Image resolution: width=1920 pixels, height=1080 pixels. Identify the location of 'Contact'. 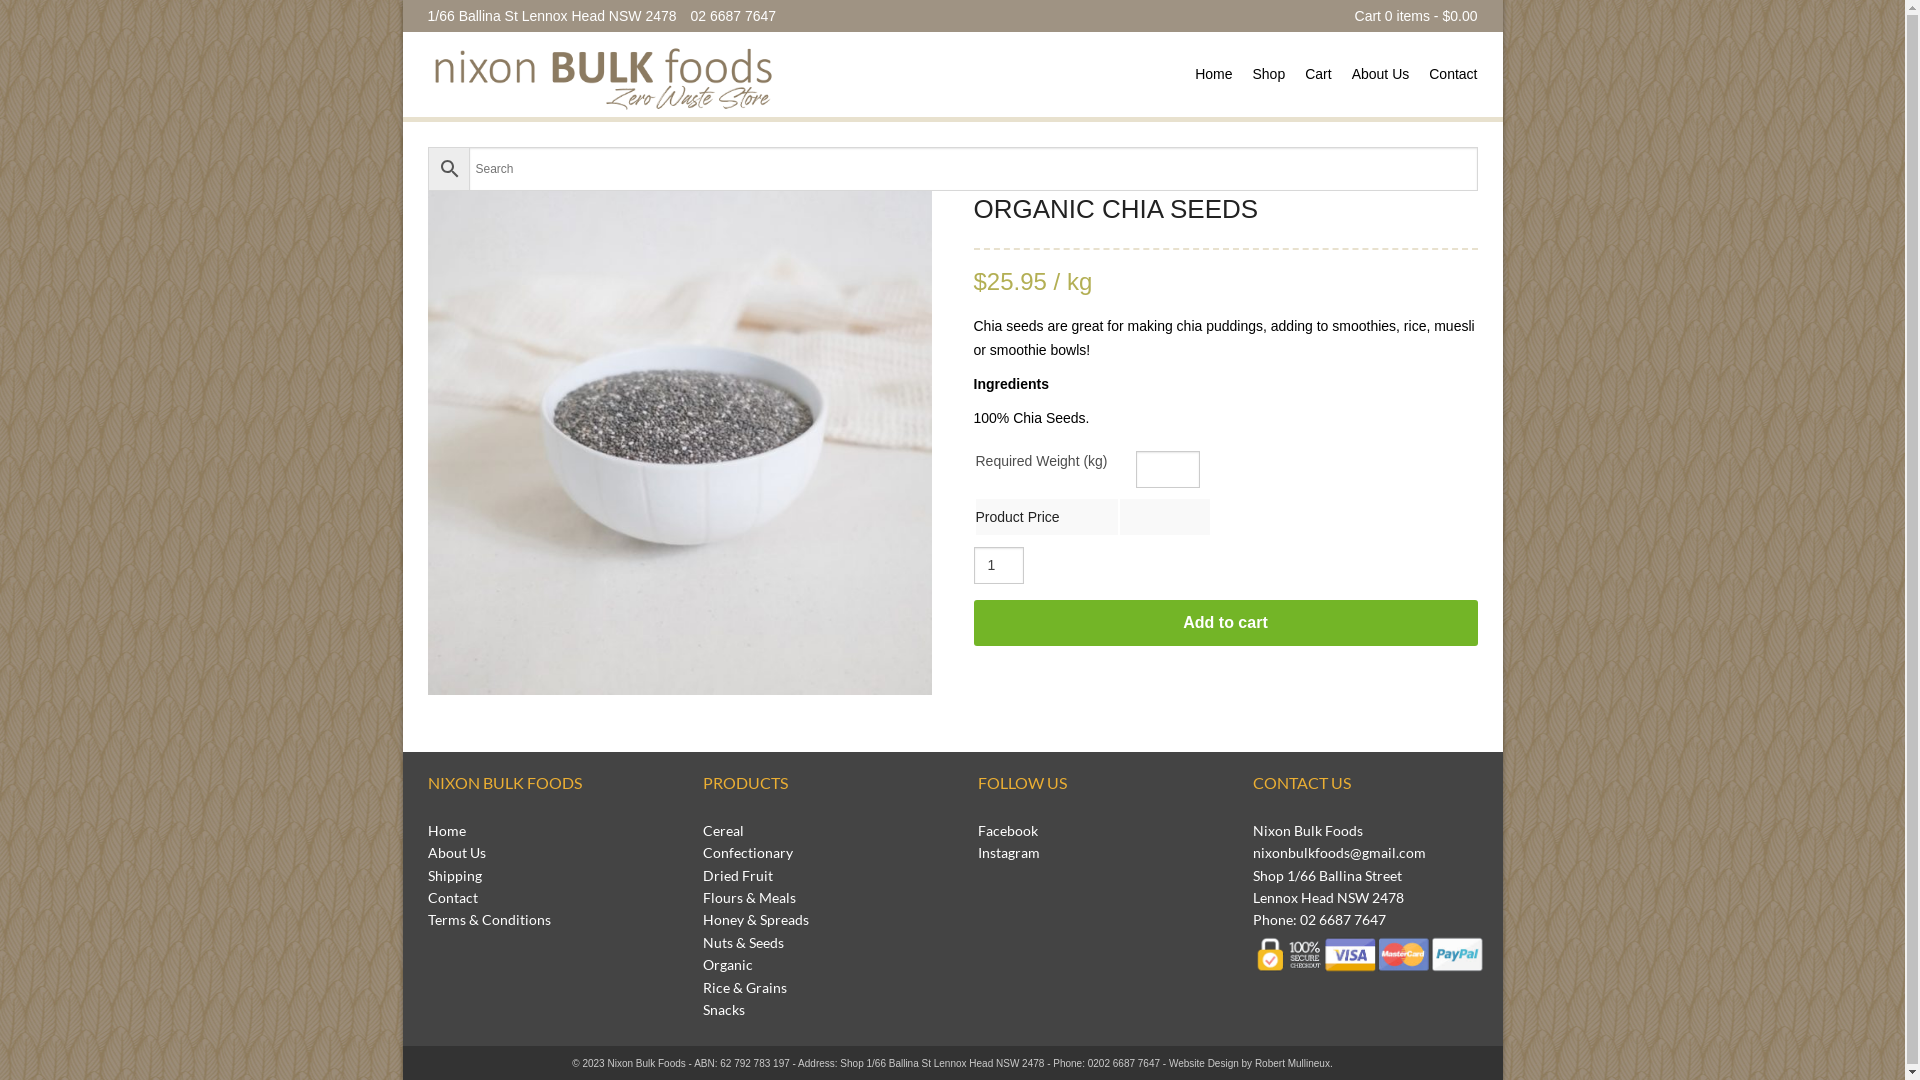
(1418, 73).